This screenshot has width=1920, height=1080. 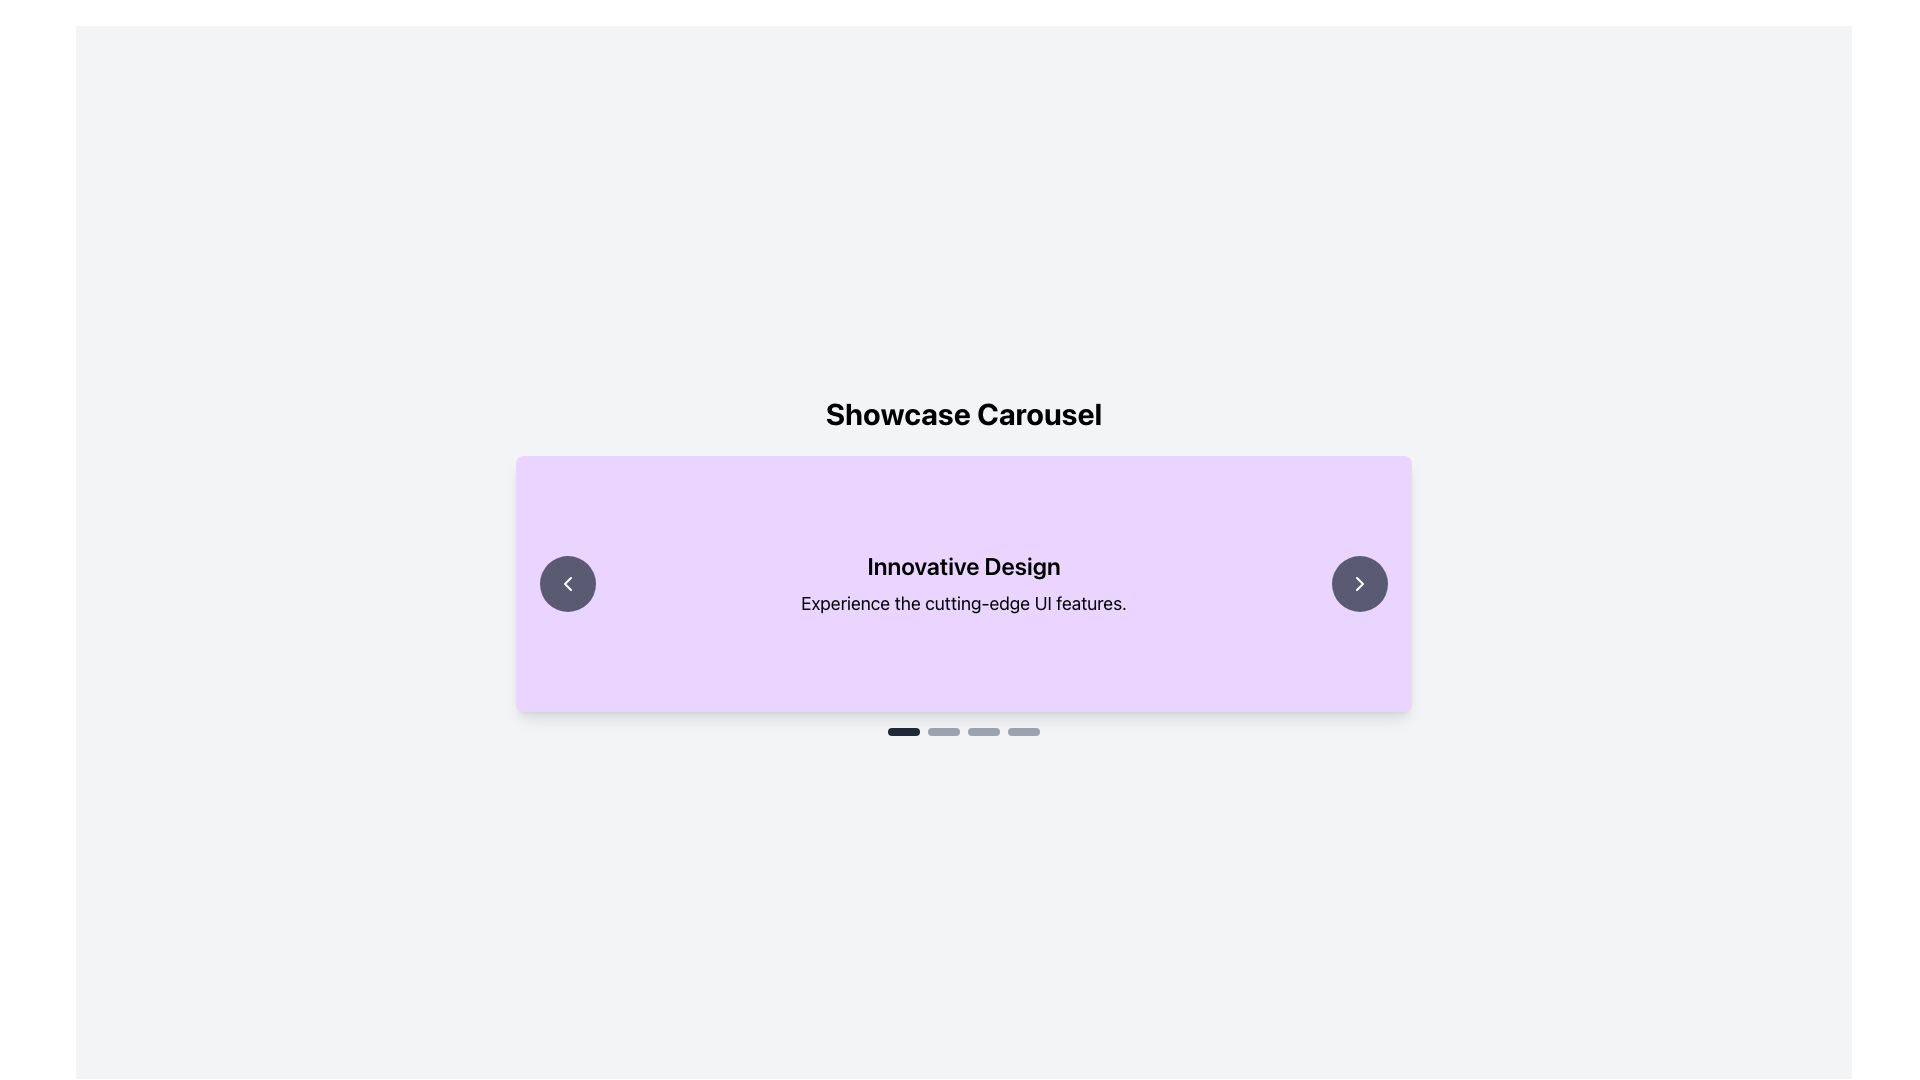 I want to click on the fourth navigation indicator, so click(x=1023, y=732).